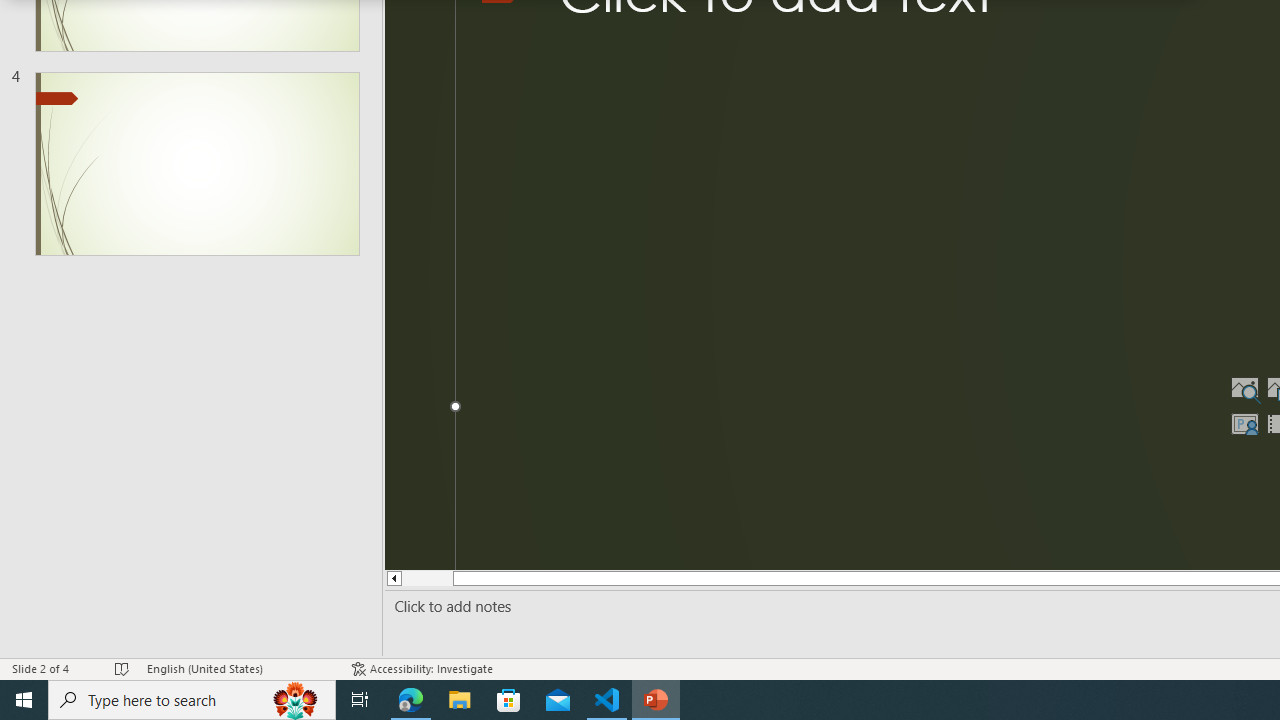 This screenshot has width=1280, height=720. What do you see at coordinates (410, 698) in the screenshot?
I see `'Microsoft Edge - 1 running window'` at bounding box center [410, 698].